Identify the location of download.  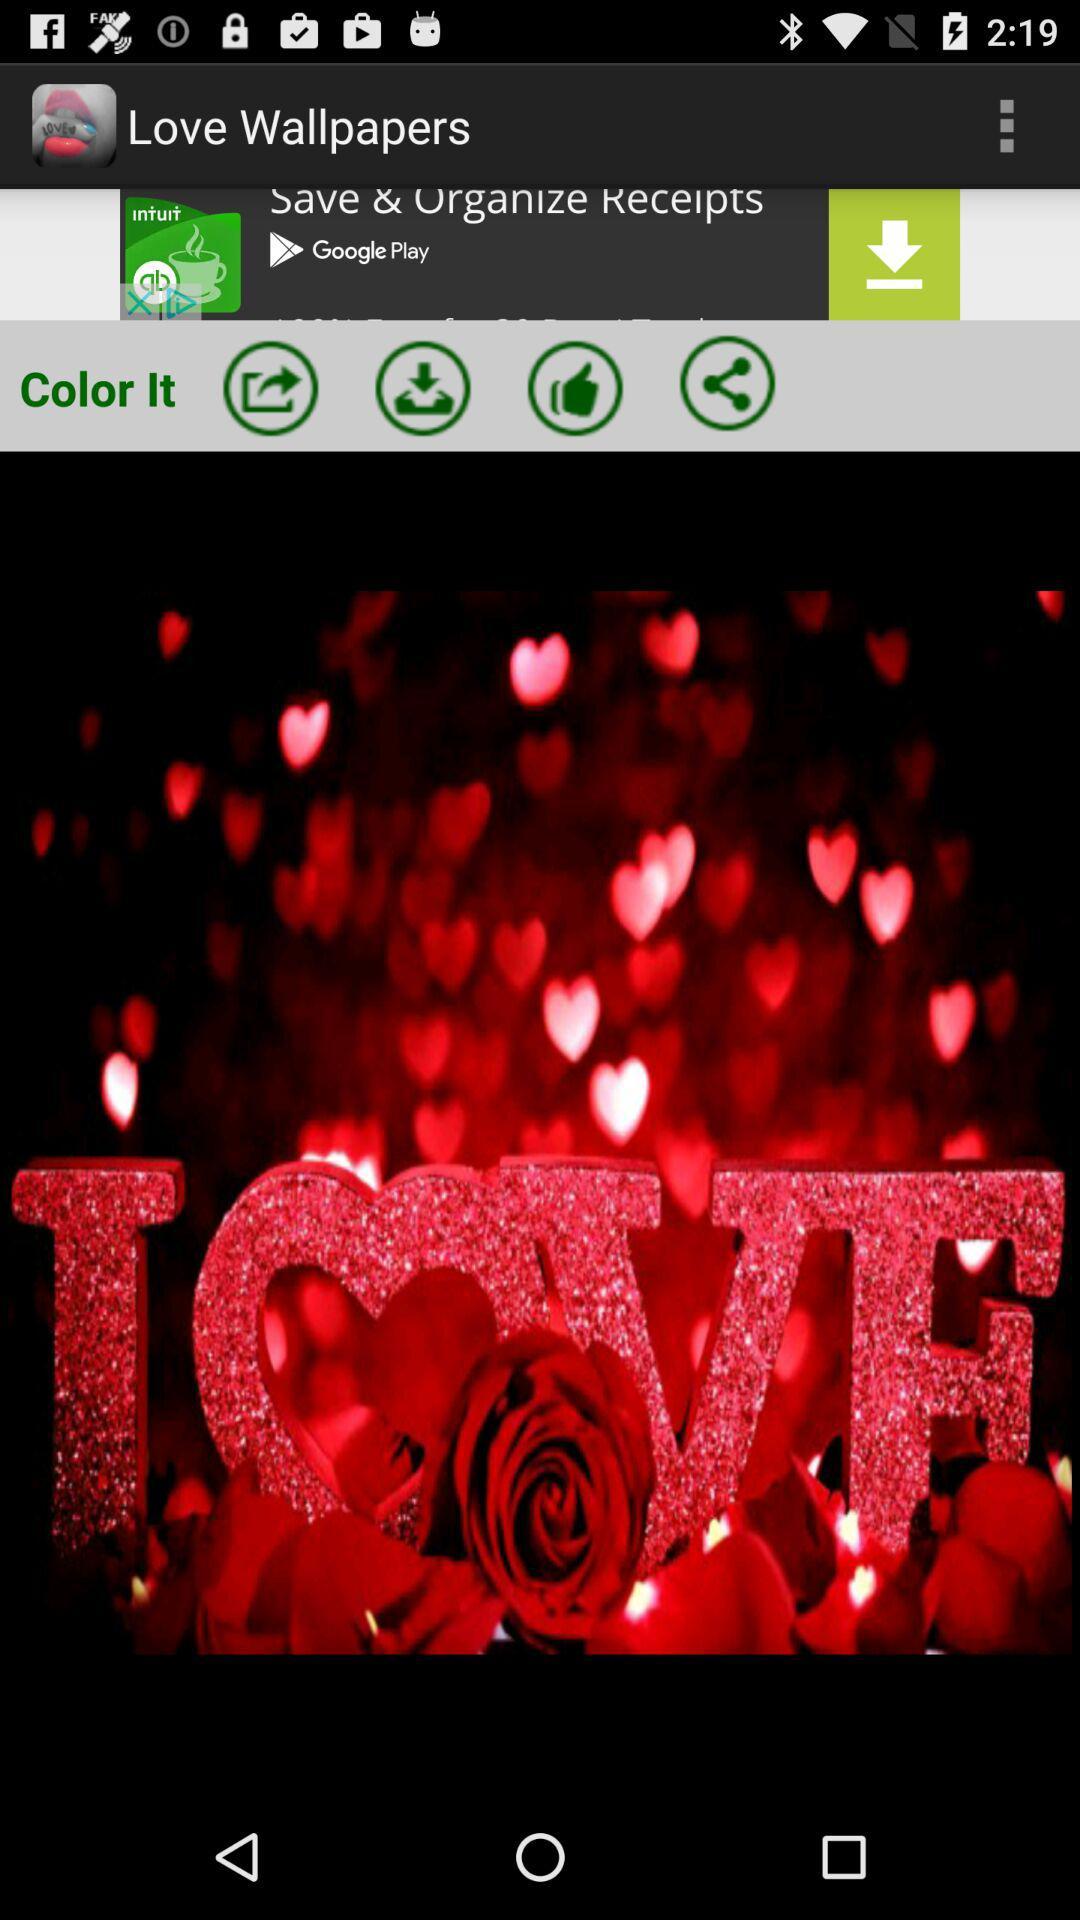
(422, 388).